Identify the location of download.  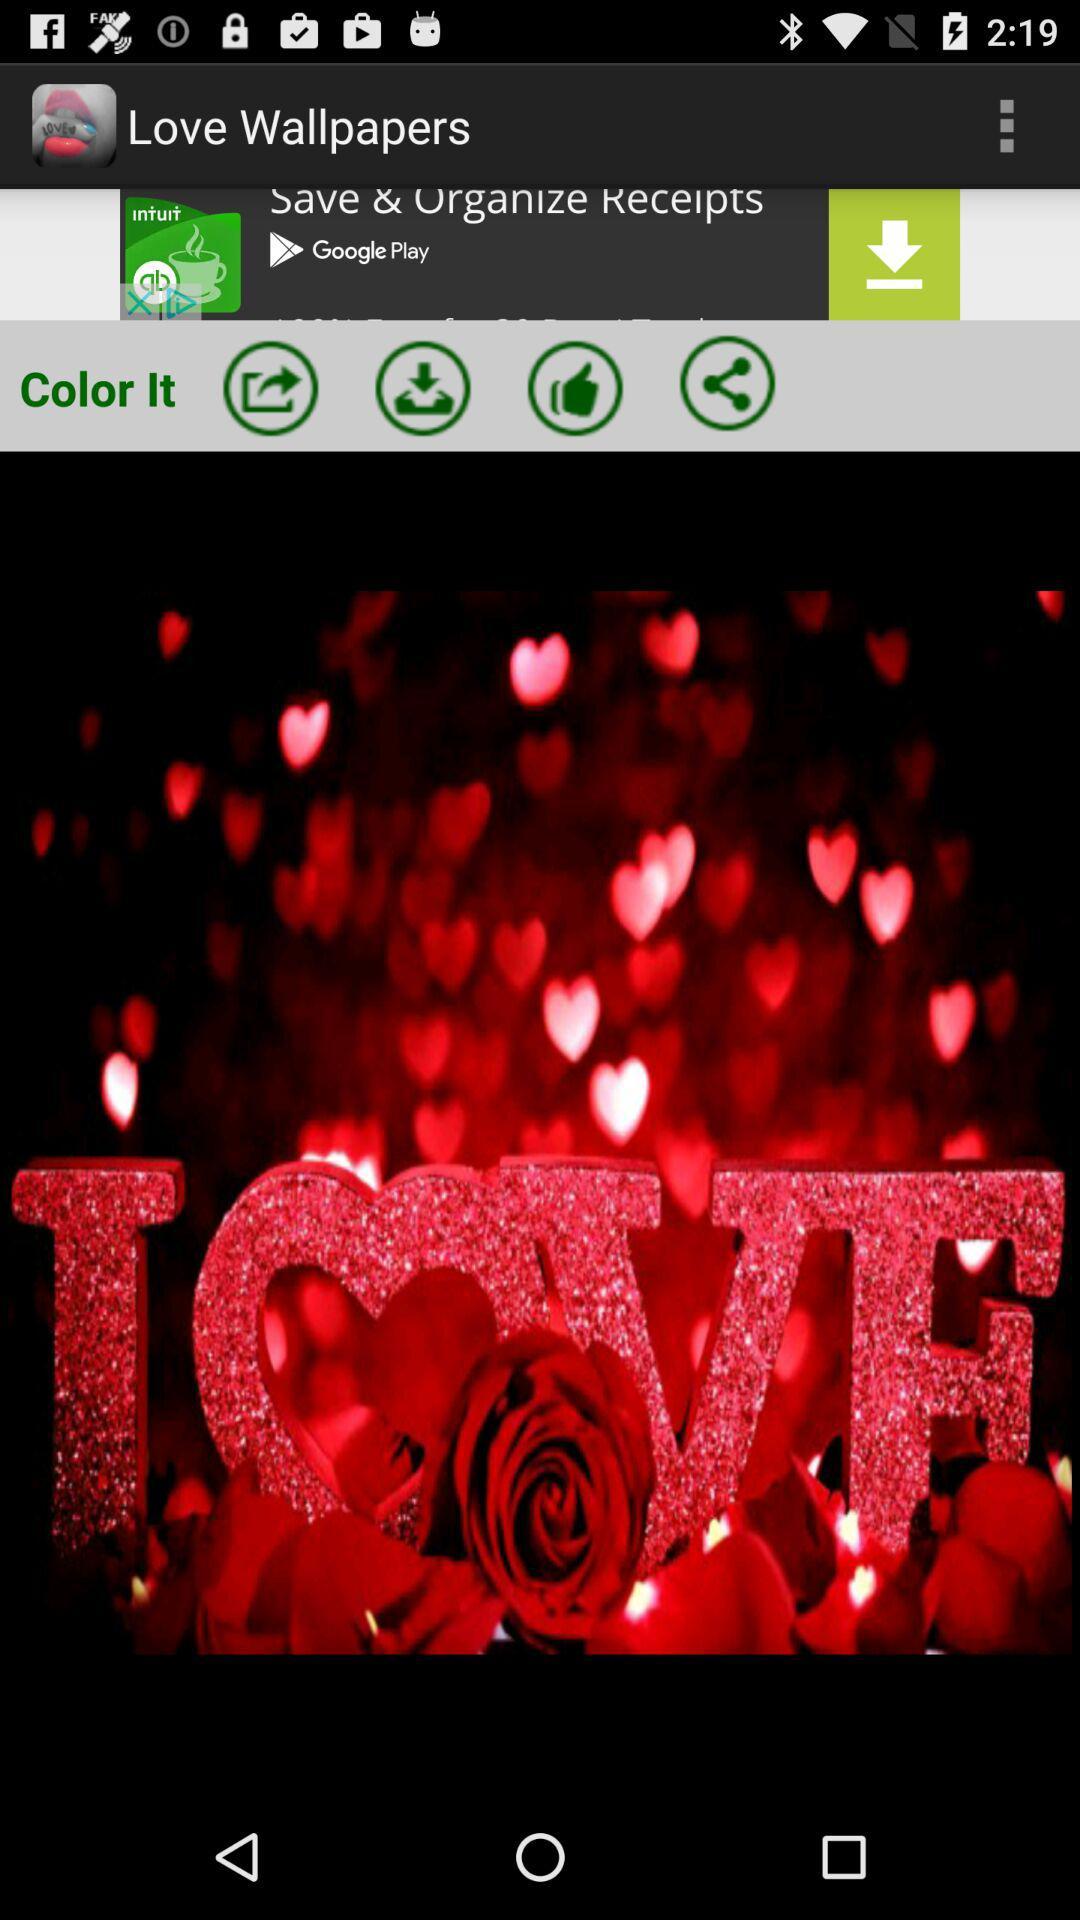
(422, 388).